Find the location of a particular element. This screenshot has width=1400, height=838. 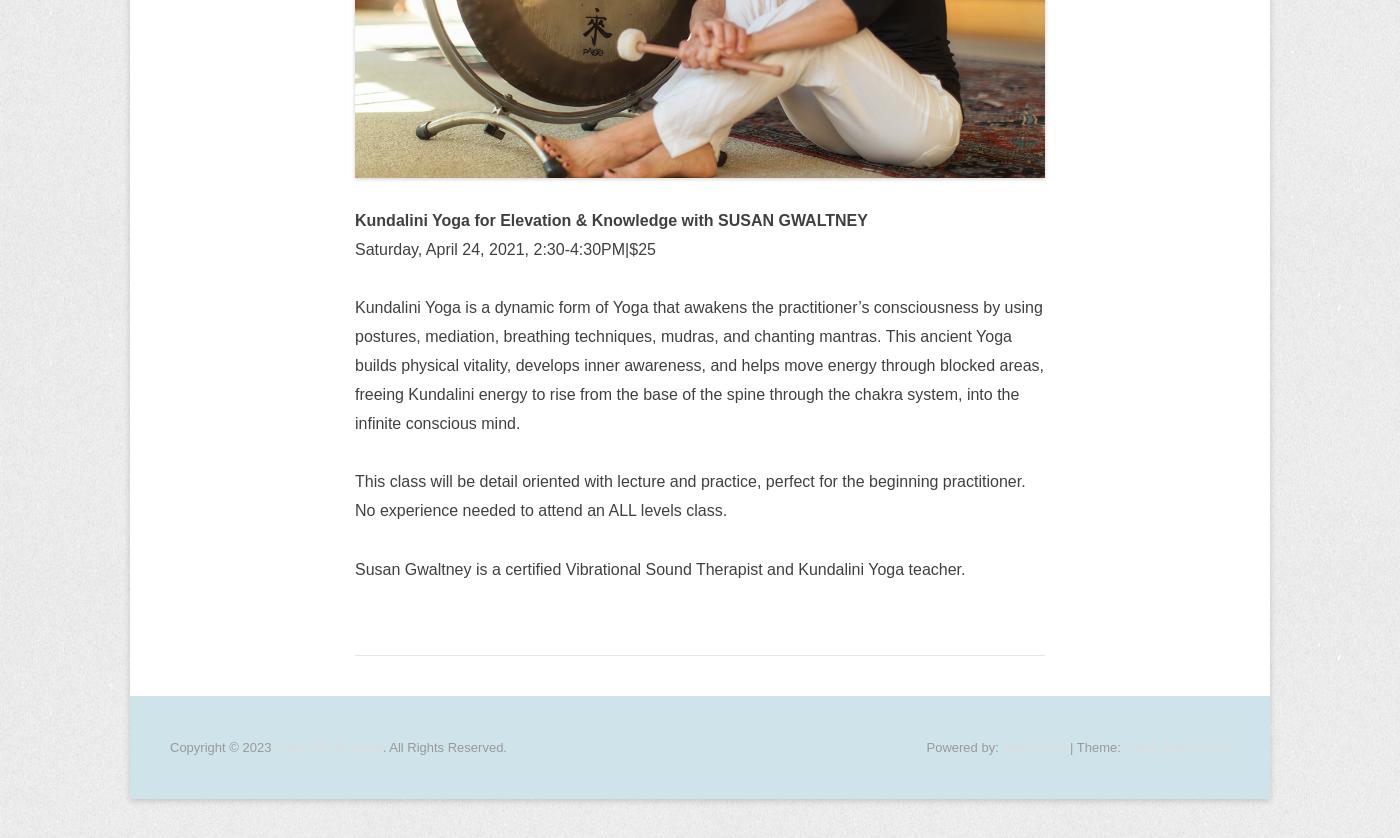

'Kundalini Yoga is a dynamic form of Yoga that awakens the practitioner’s consciousness by using postures, mediation, breathing techniques, mudras, and chanting mantras. This ancient Yoga builds physical vitality, develops inner awareness, and helps move energy through blocked areas, freeing Kundalini energy to rise from the base of the spine through the chakra system, into the infinite conscious mind.' is located at coordinates (699, 364).